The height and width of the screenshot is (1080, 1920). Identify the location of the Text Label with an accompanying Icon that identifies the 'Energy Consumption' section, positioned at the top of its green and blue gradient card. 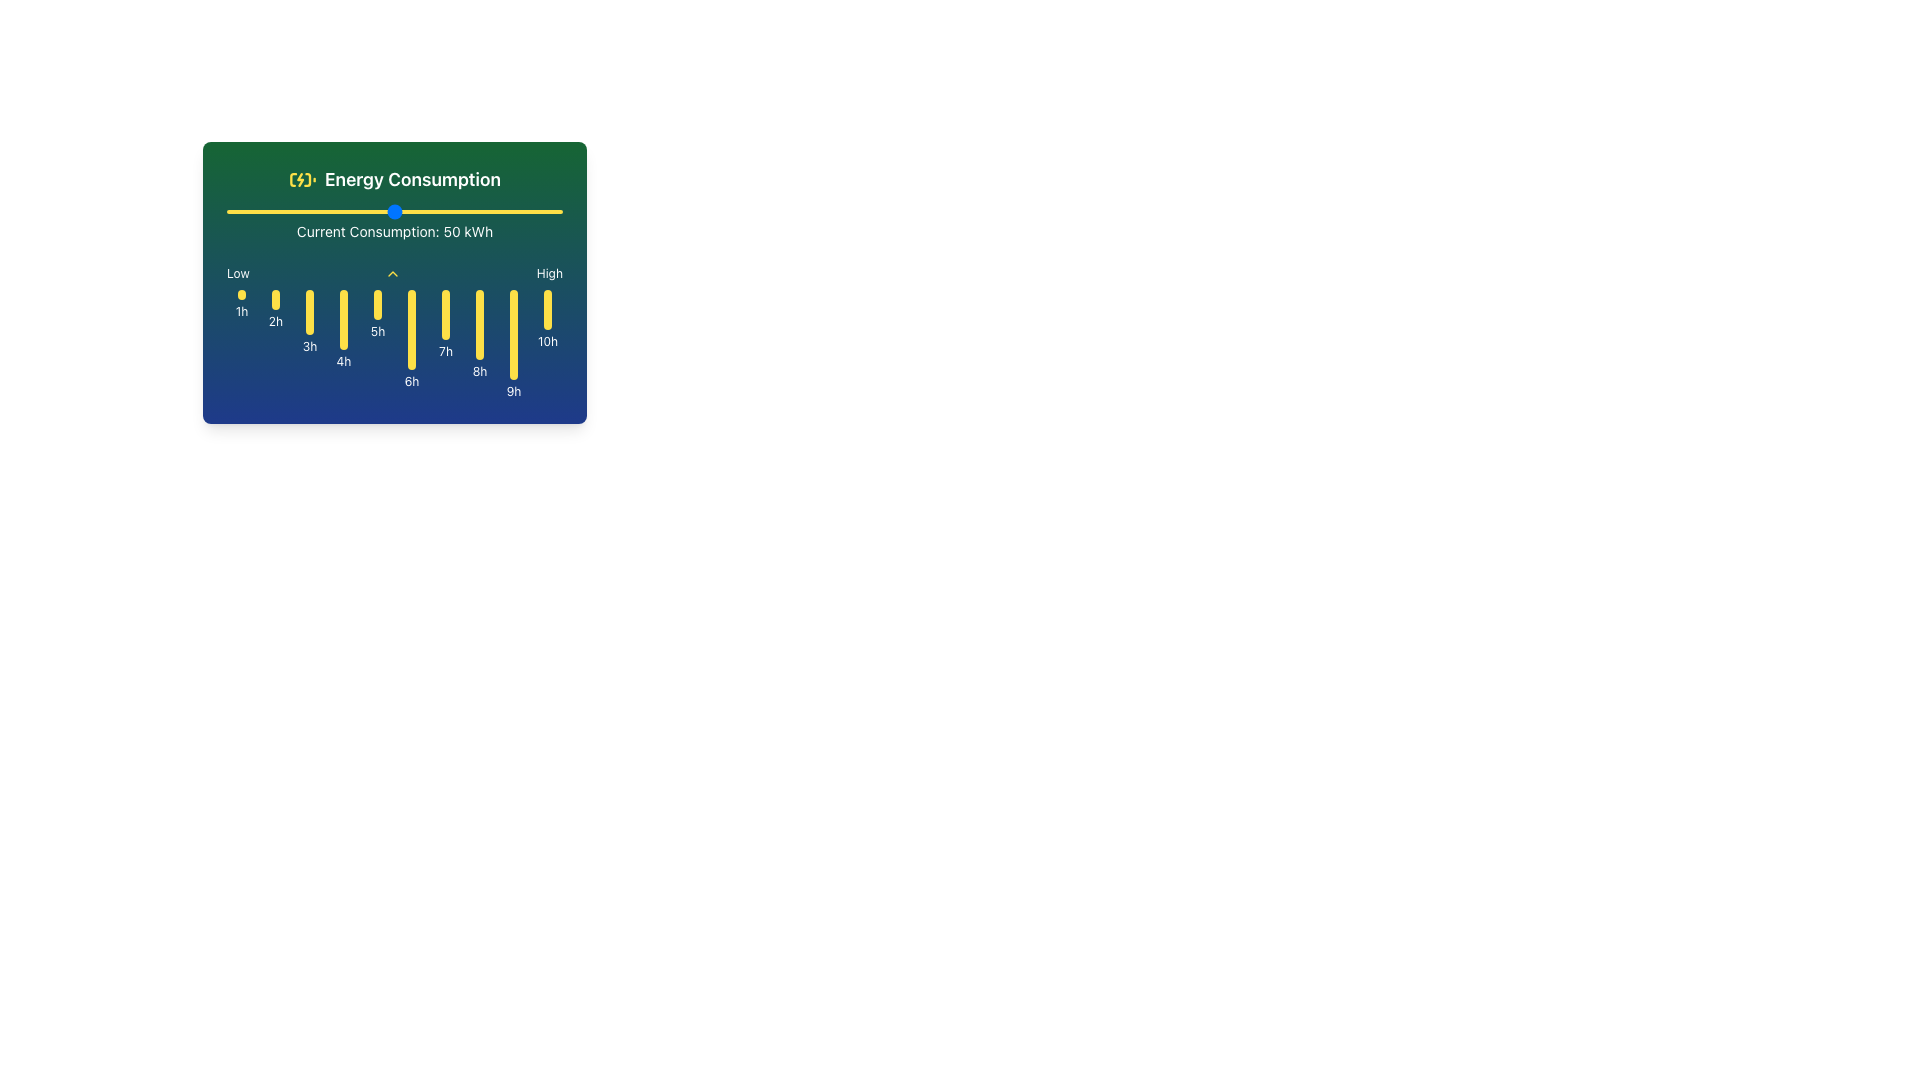
(394, 180).